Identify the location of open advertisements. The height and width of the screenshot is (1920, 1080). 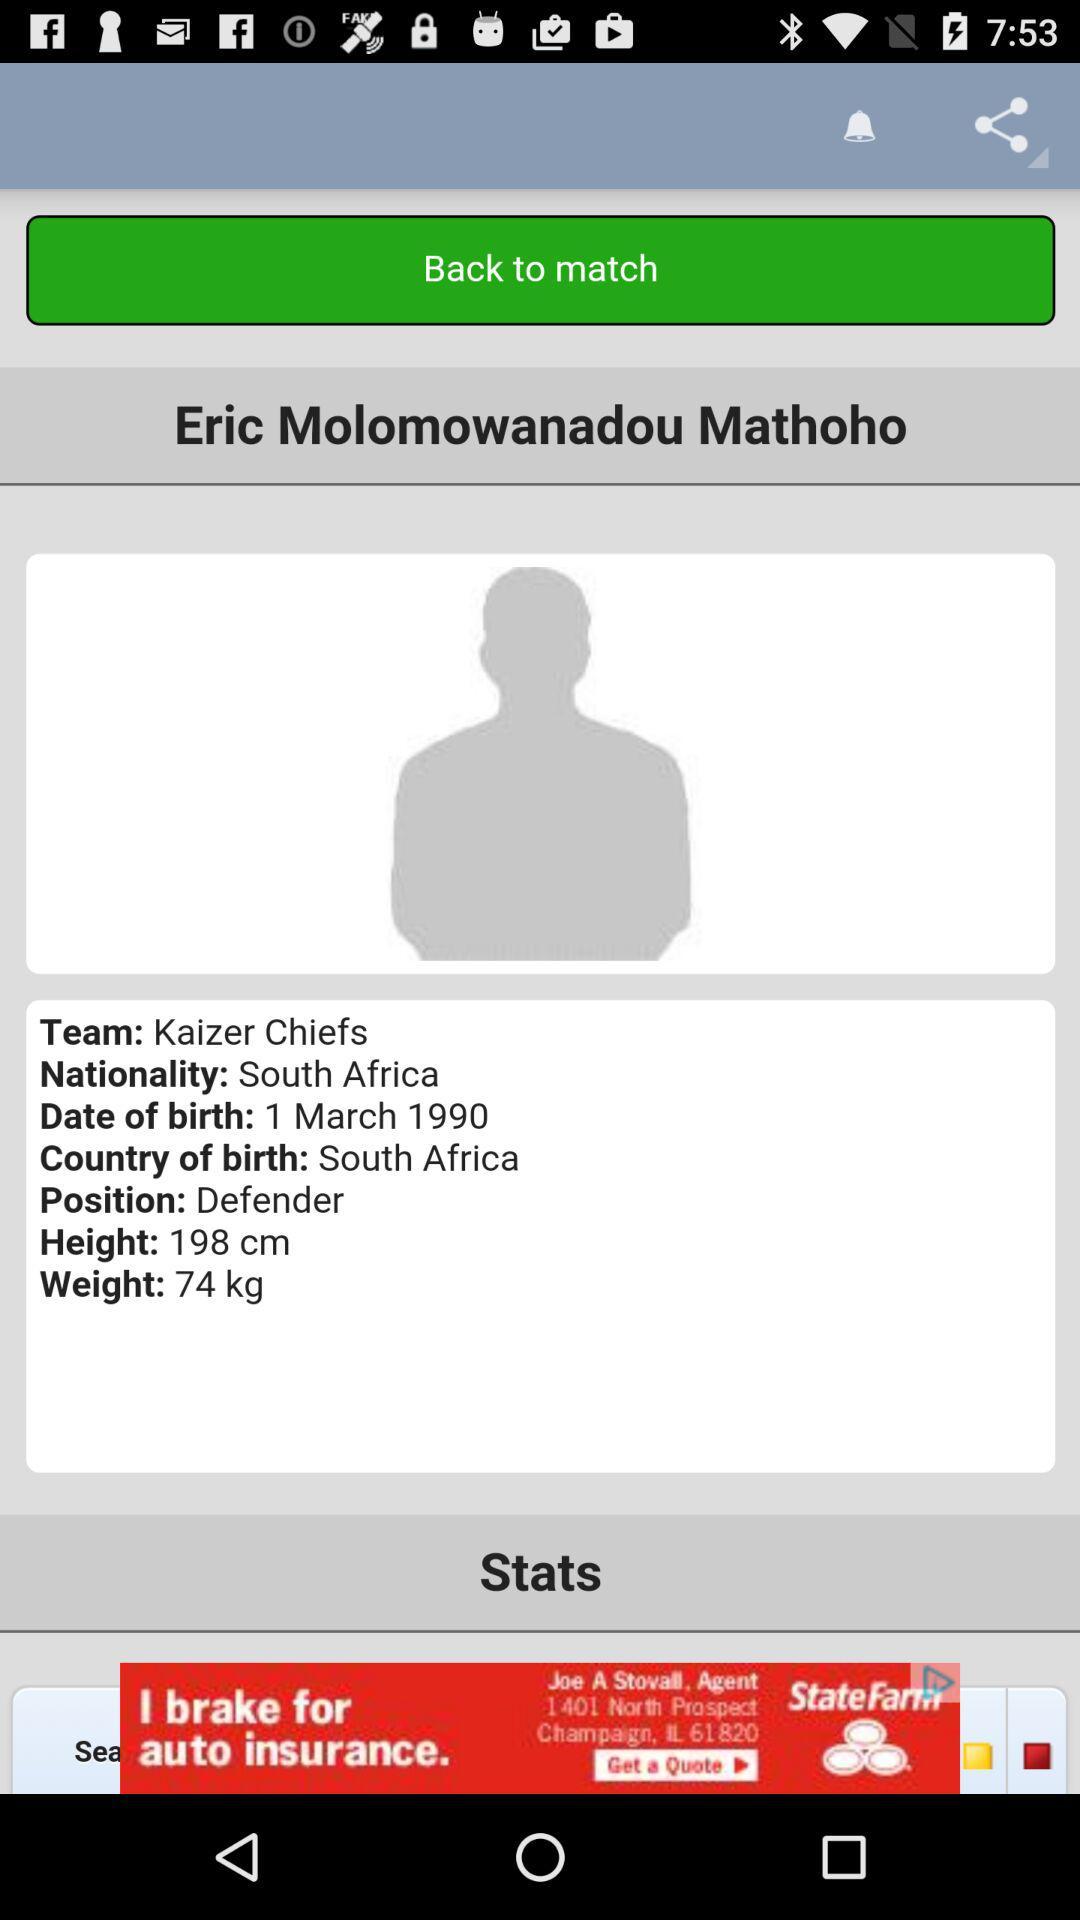
(540, 1727).